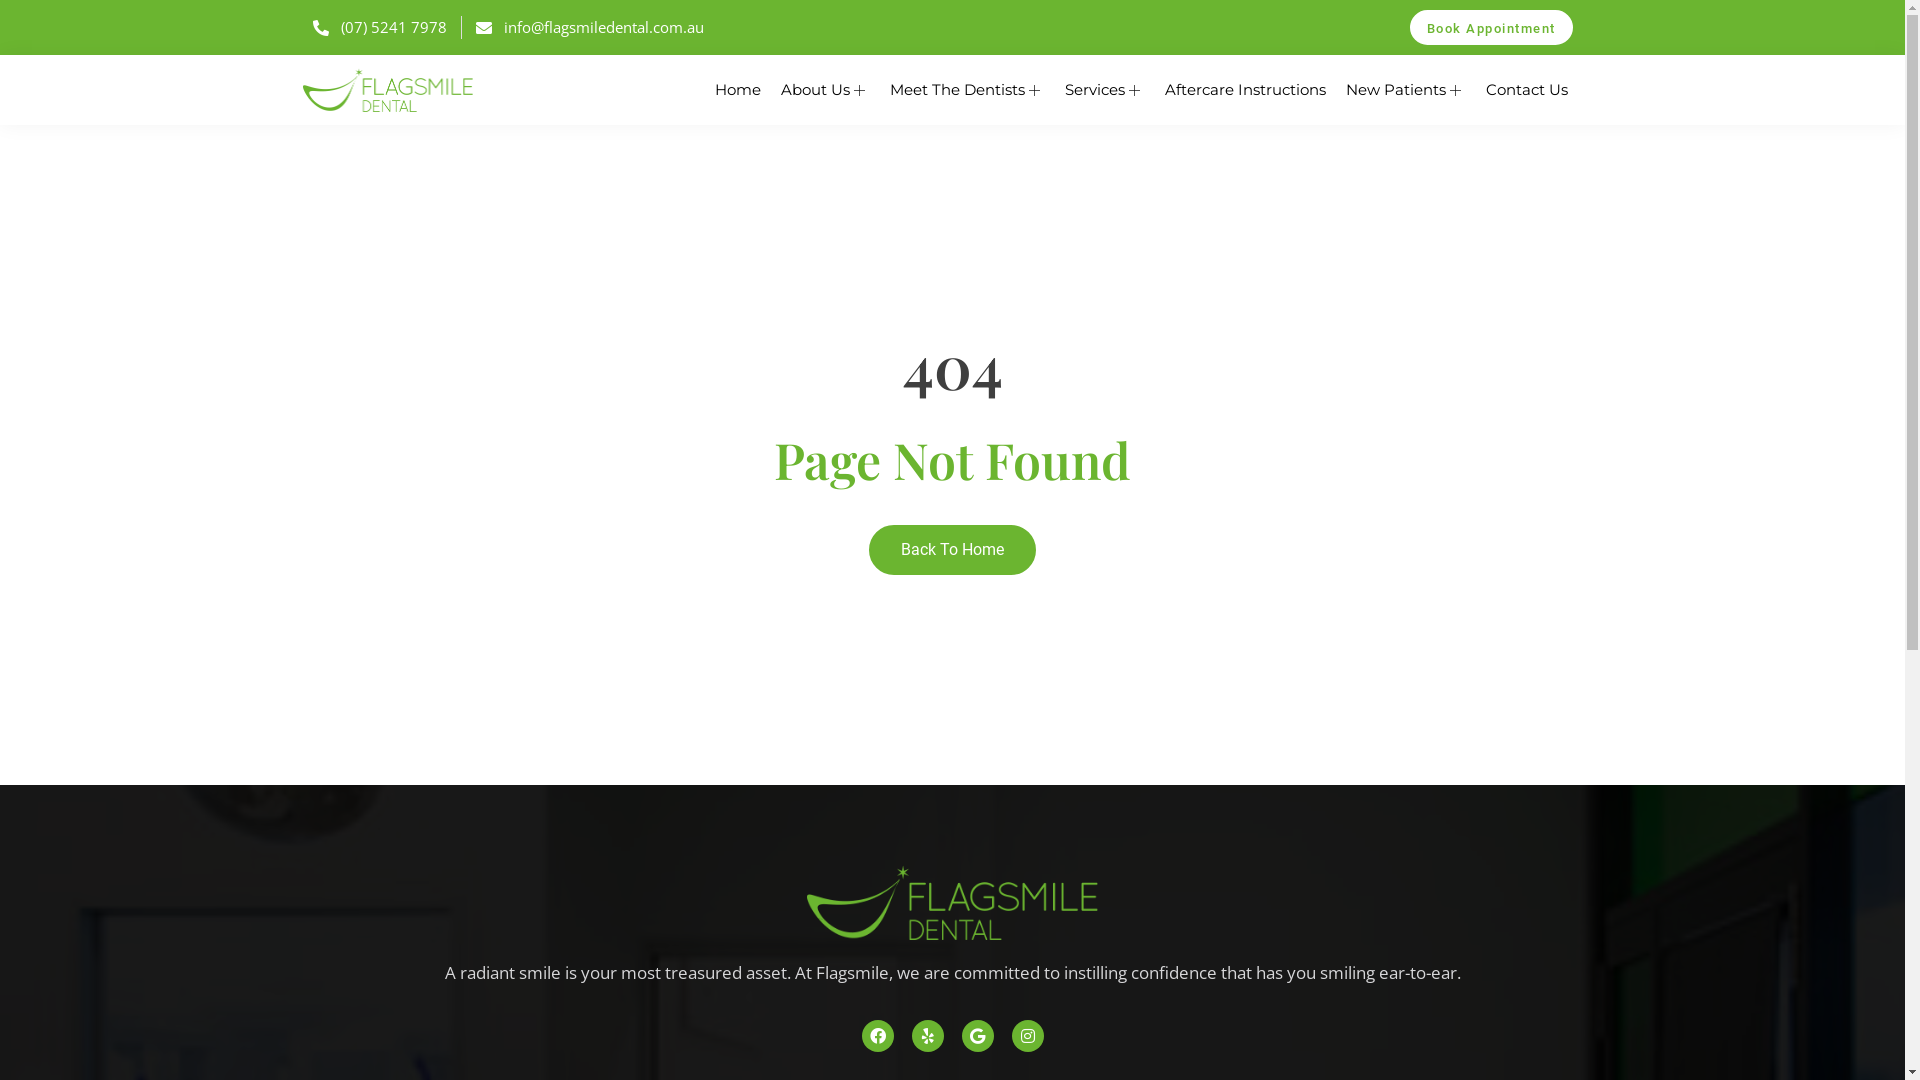  Describe the element at coordinates (736, 88) in the screenshot. I see `'Home'` at that location.